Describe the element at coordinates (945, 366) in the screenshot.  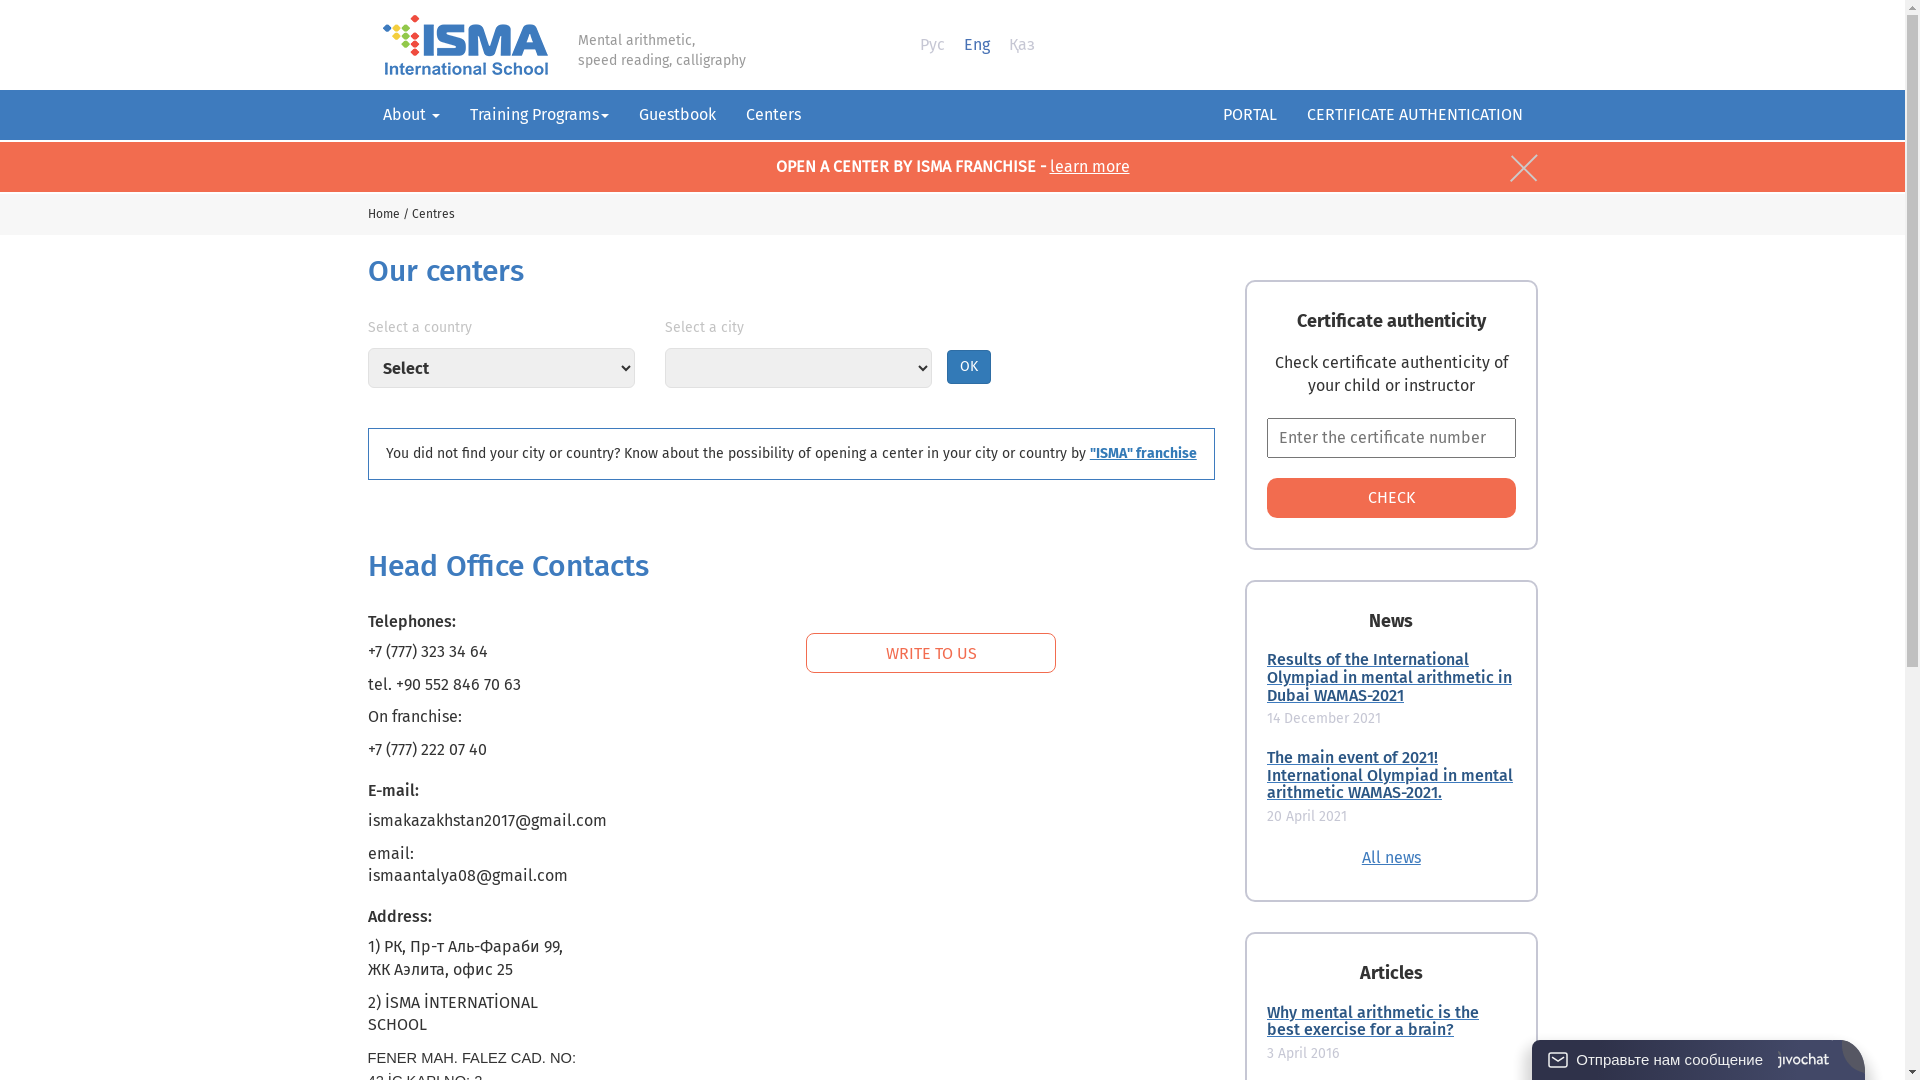
I see `'OK'` at that location.